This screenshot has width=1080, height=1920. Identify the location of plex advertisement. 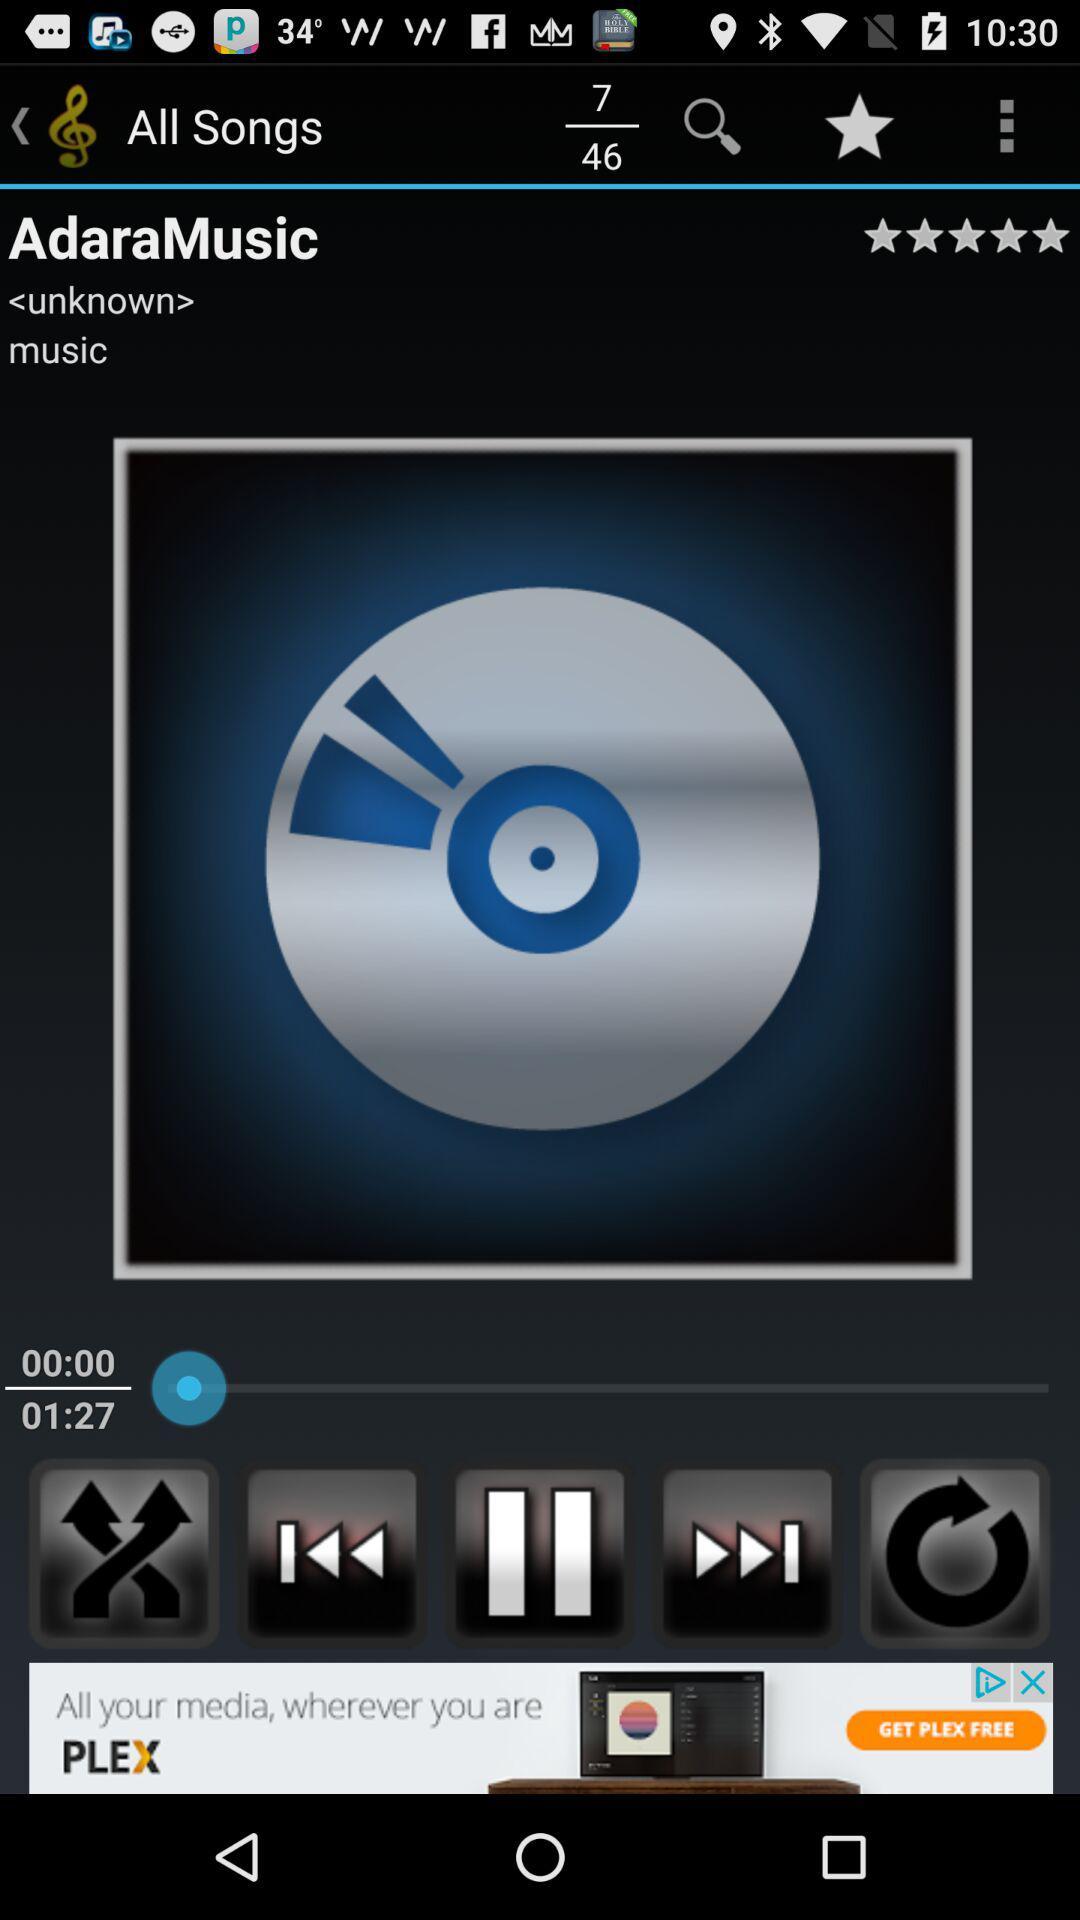
(540, 1727).